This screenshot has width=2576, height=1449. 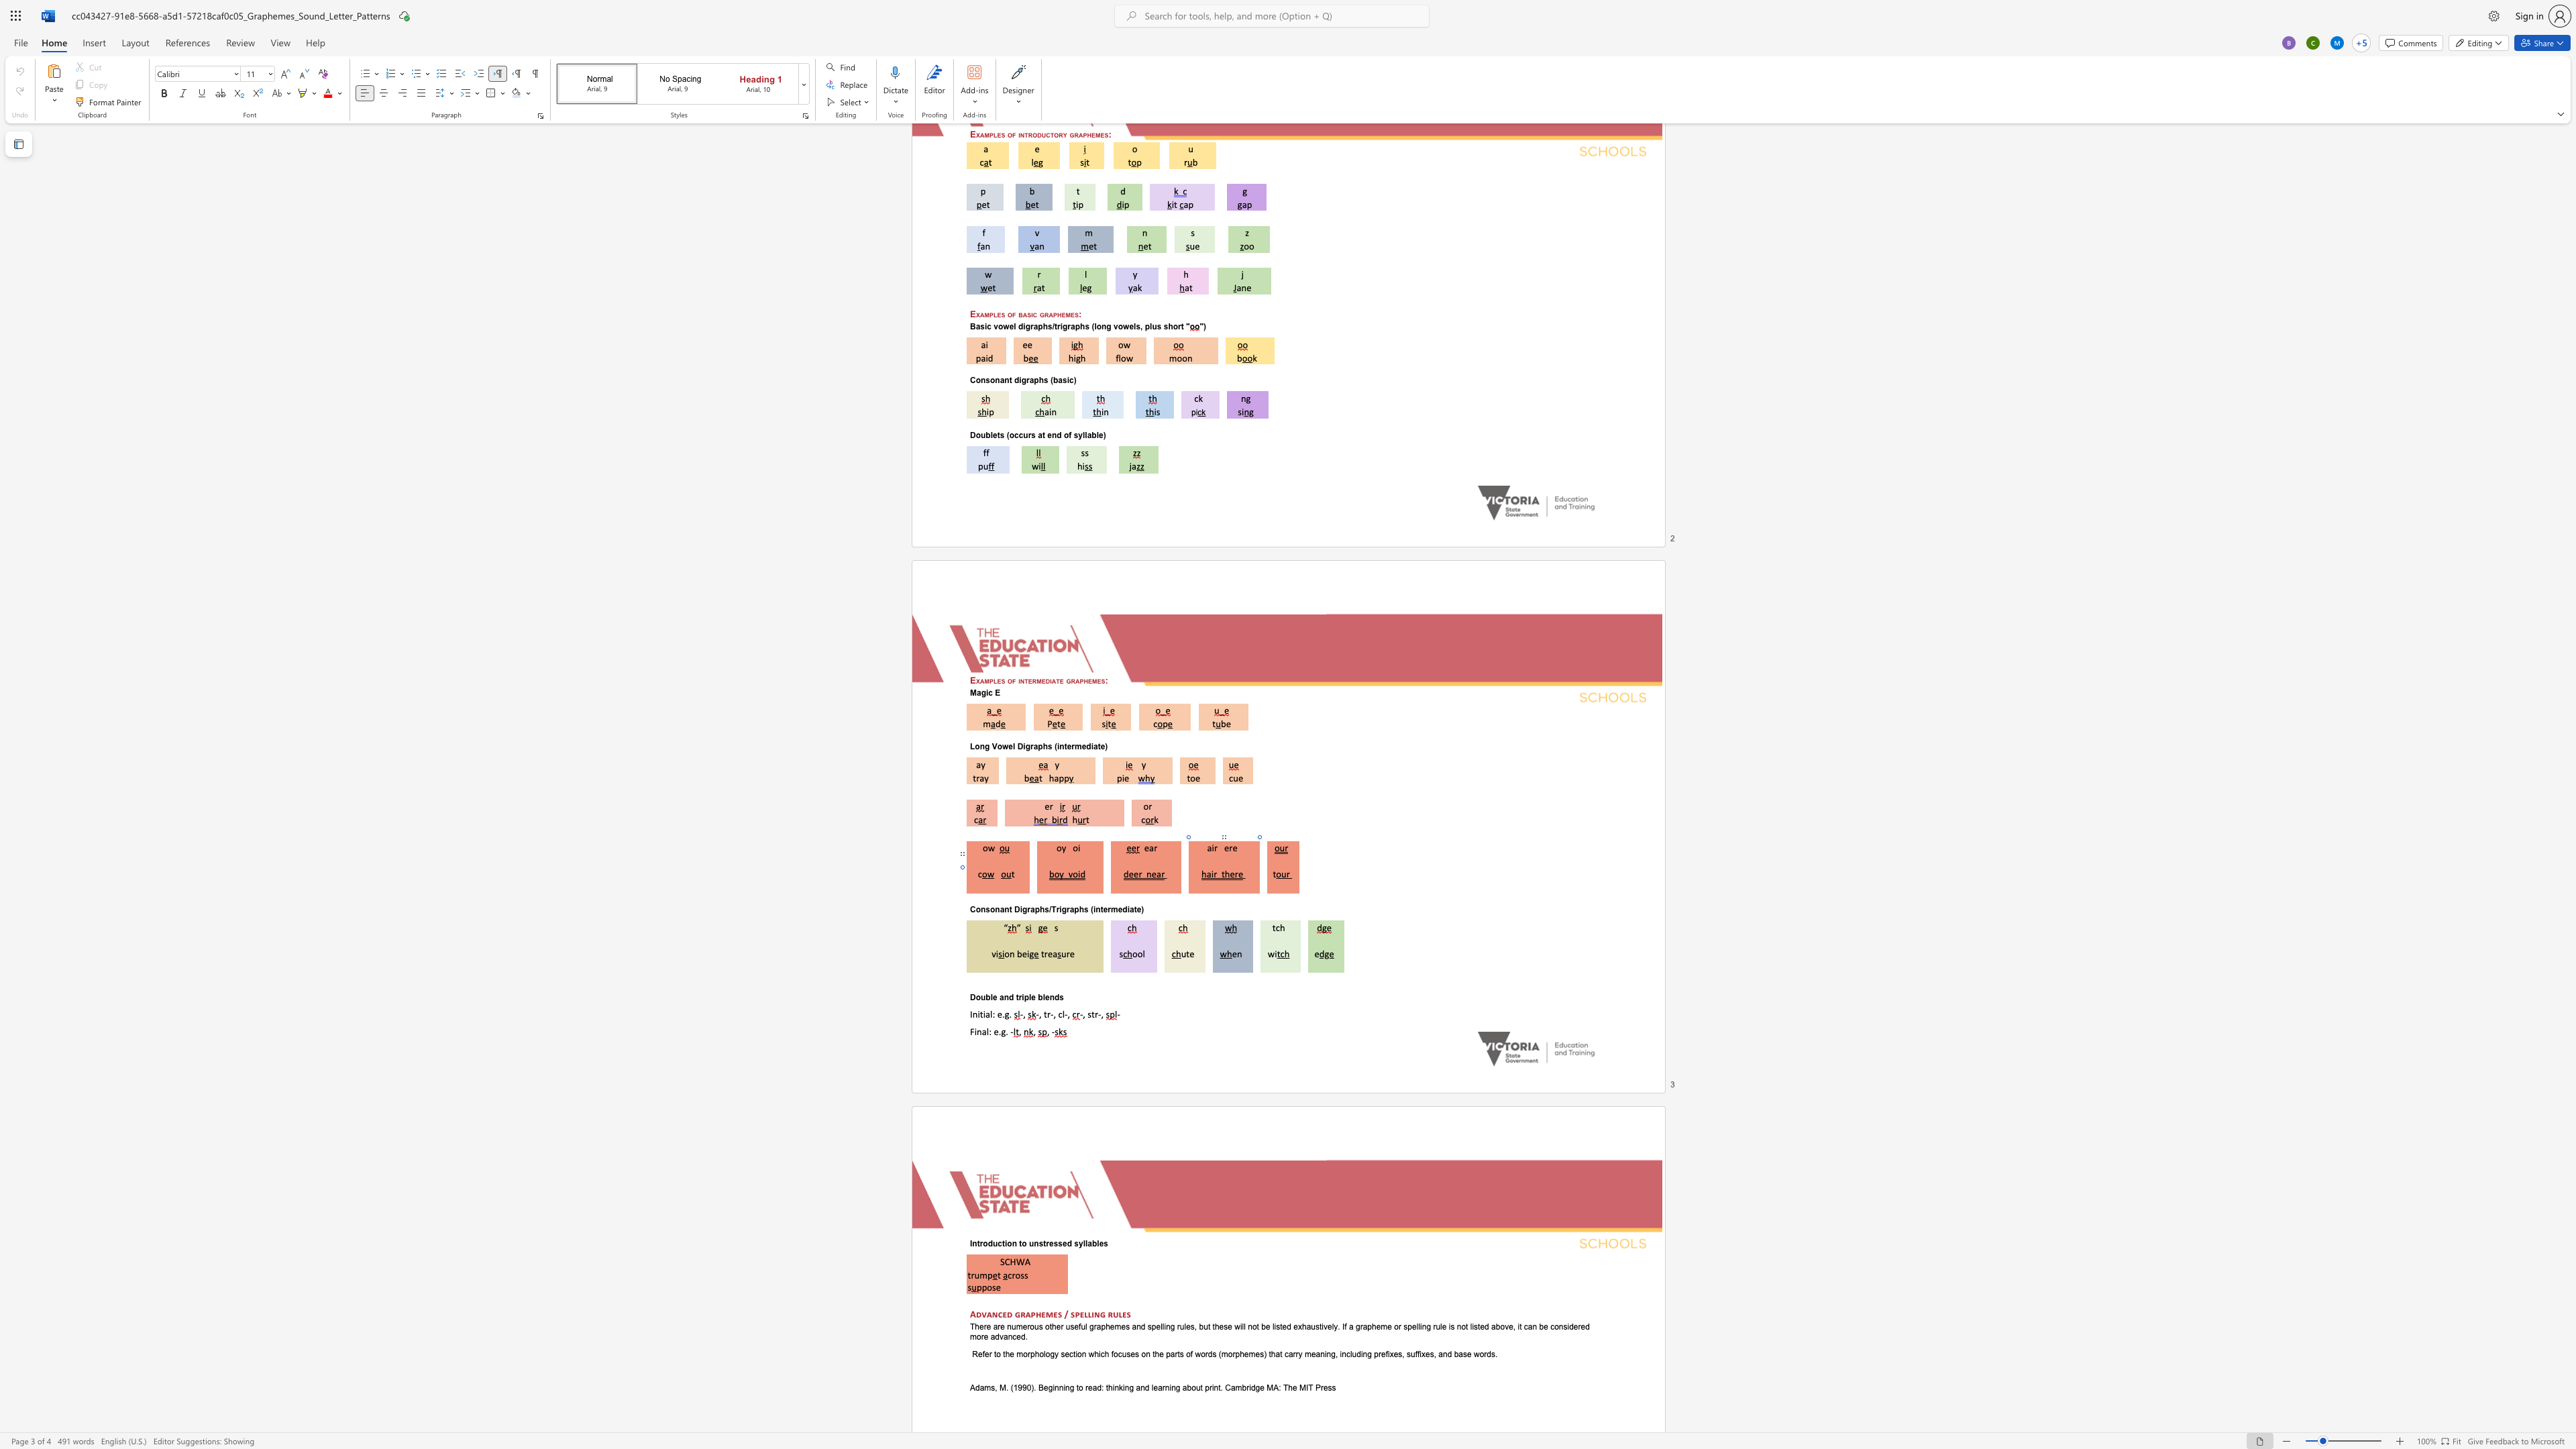 What do you see at coordinates (977, 996) in the screenshot?
I see `the 1th character "o" in the text` at bounding box center [977, 996].